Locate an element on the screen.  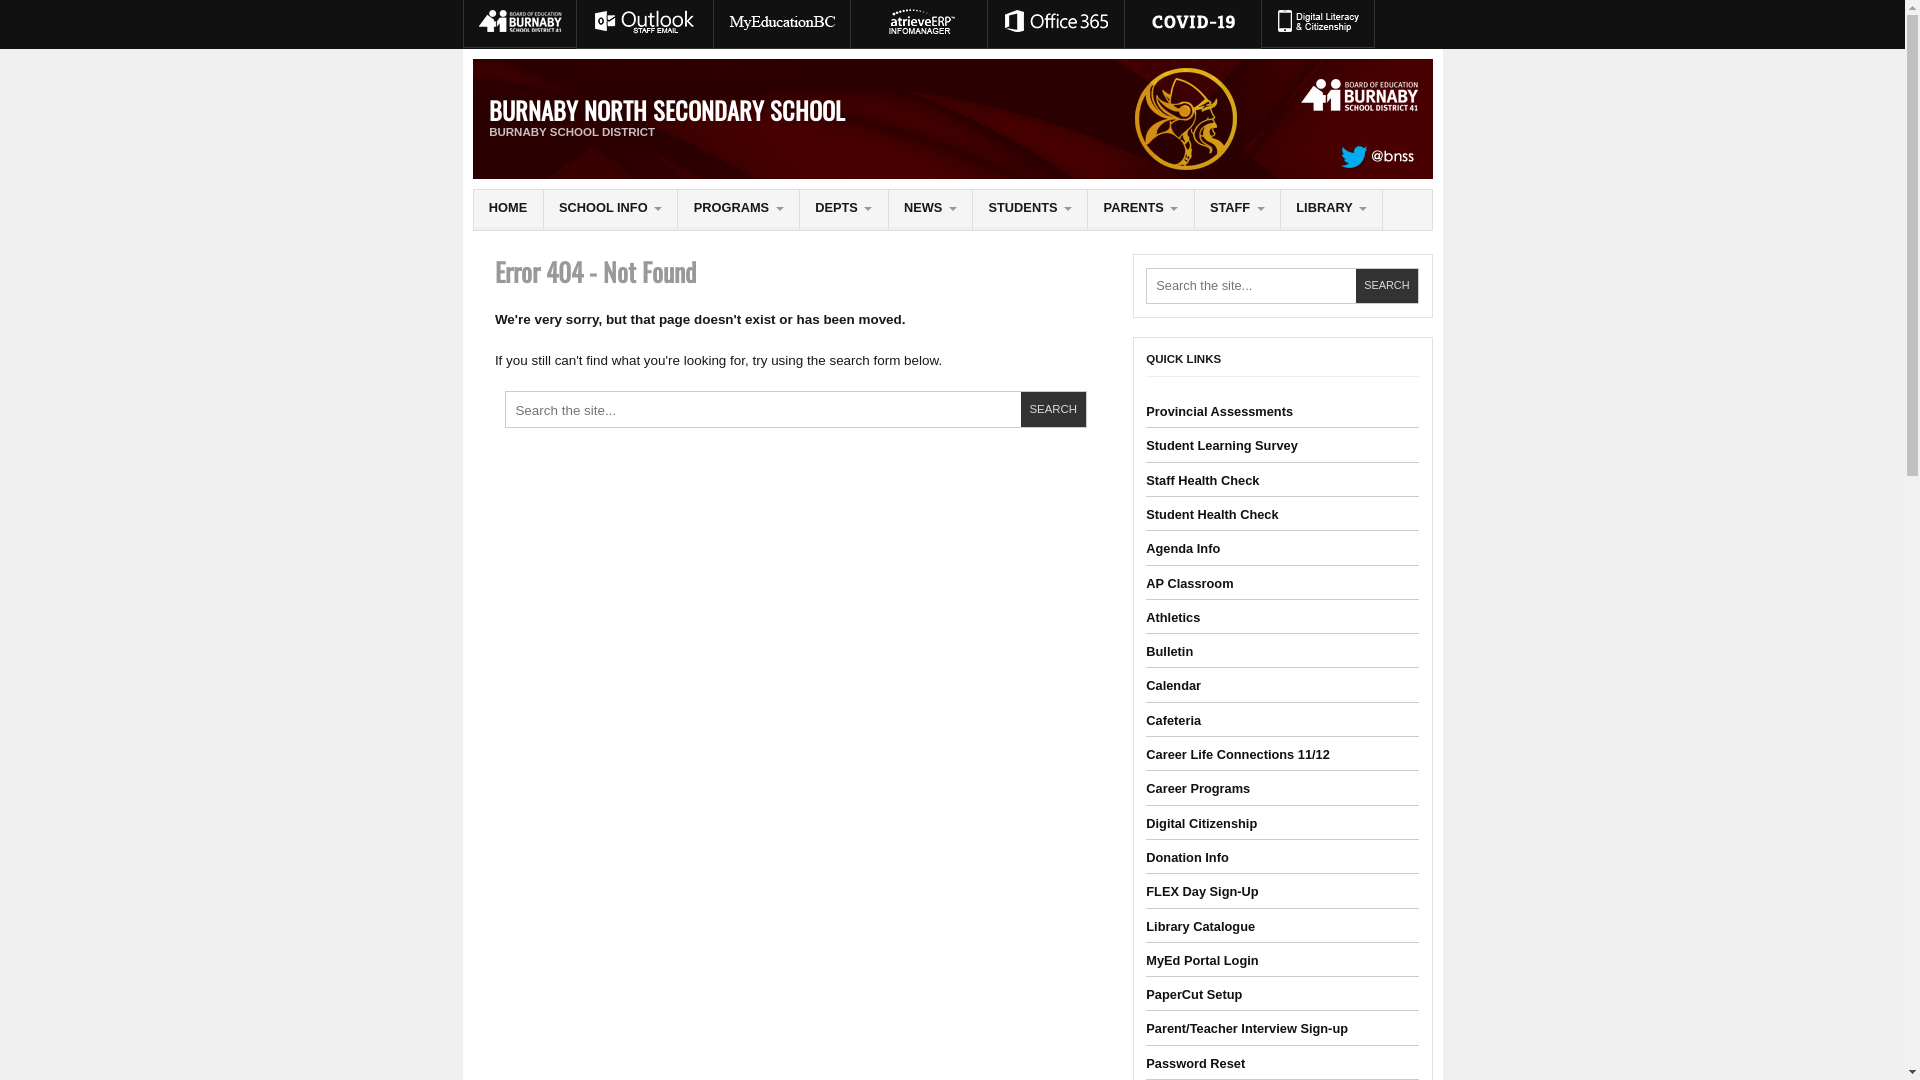
'AP Classroom' is located at coordinates (1189, 583).